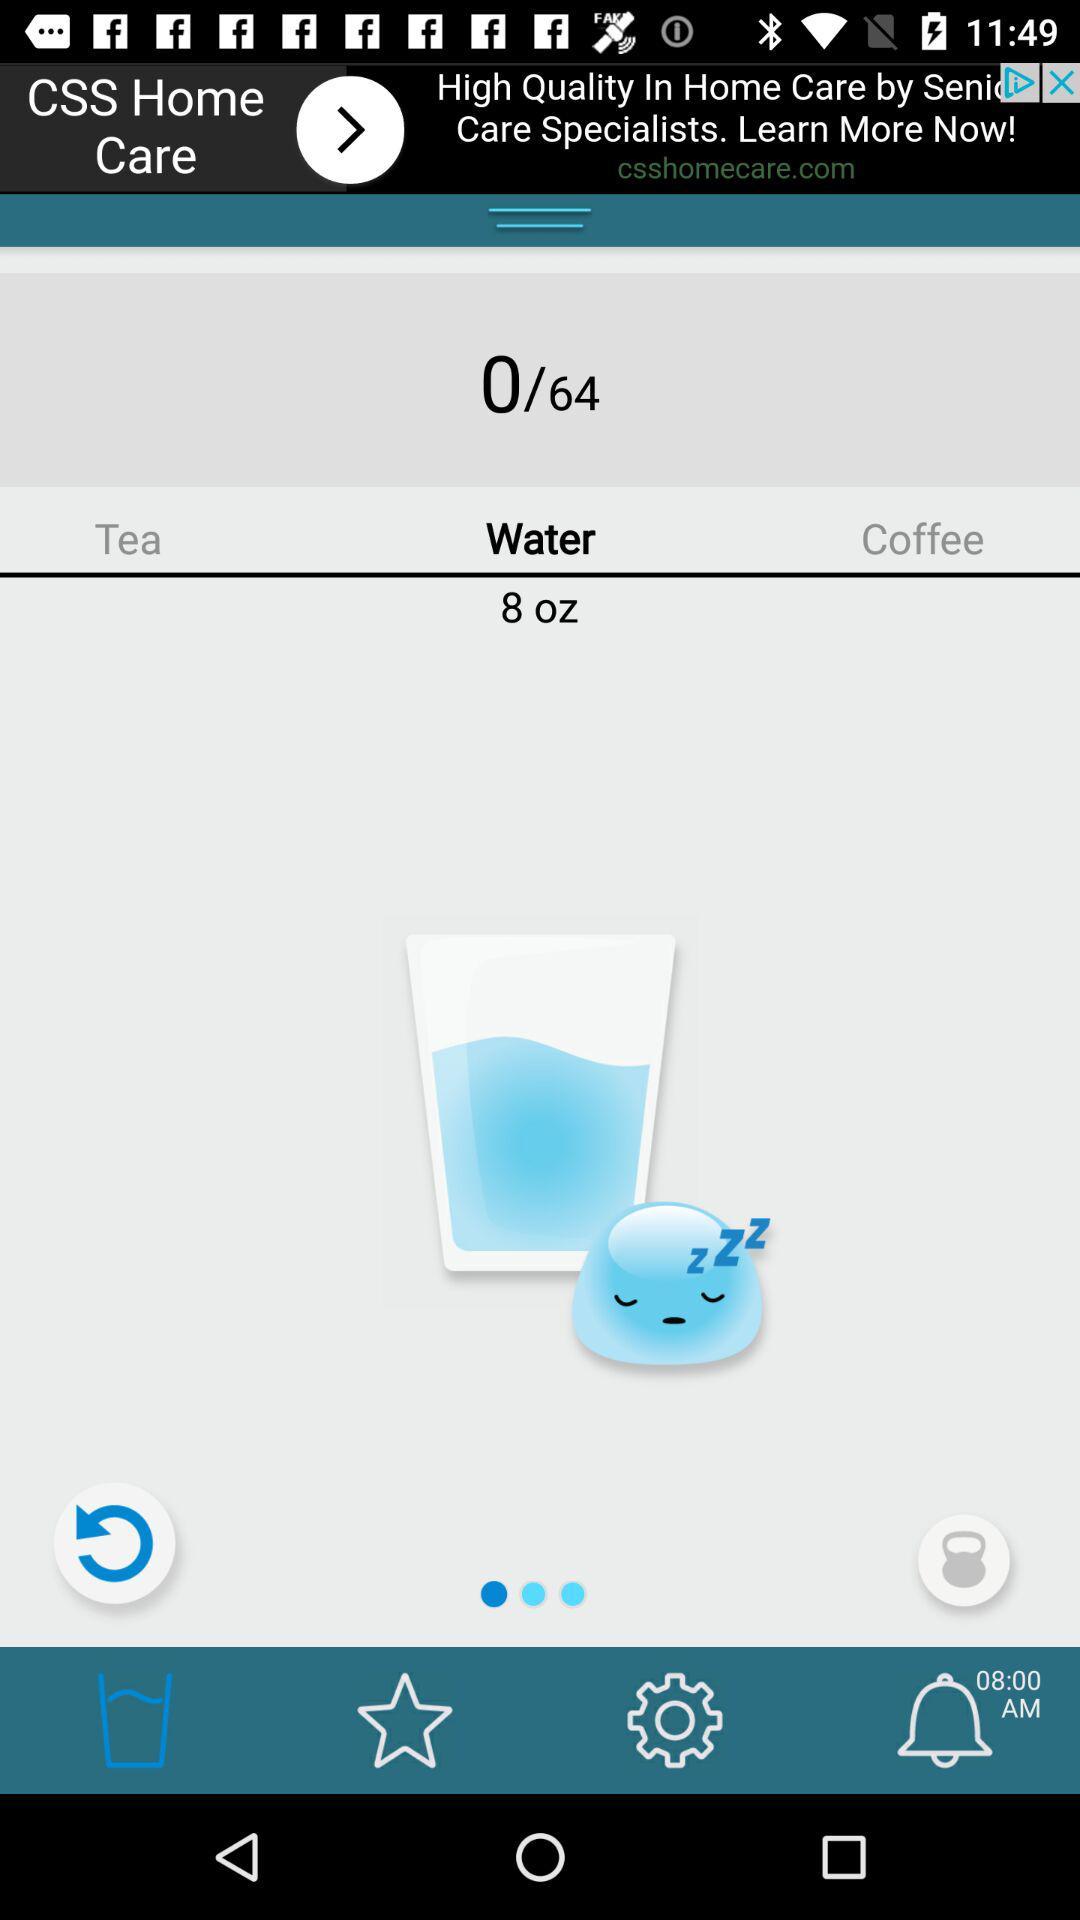 The height and width of the screenshot is (1920, 1080). I want to click on advertisement, so click(540, 127).